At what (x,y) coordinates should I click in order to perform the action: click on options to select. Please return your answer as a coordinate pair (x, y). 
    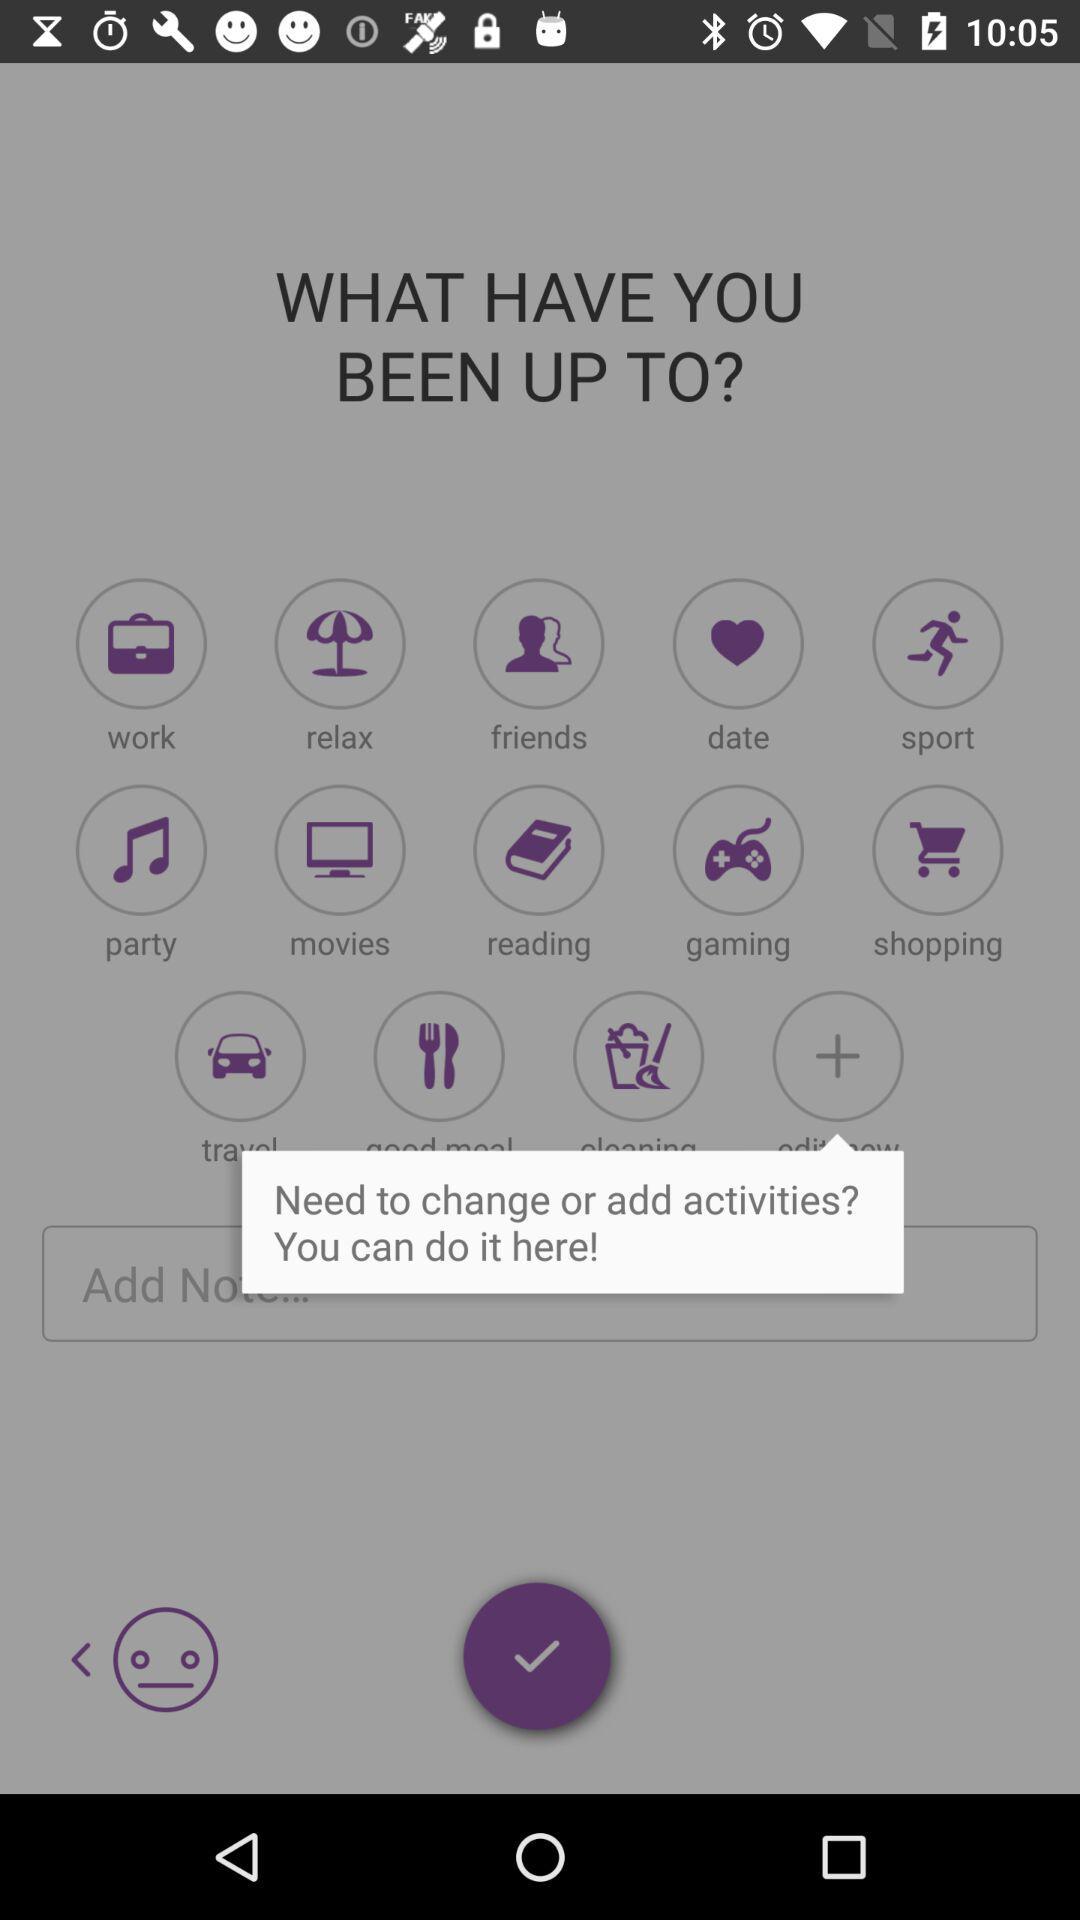
    Looking at the image, I should click on (937, 643).